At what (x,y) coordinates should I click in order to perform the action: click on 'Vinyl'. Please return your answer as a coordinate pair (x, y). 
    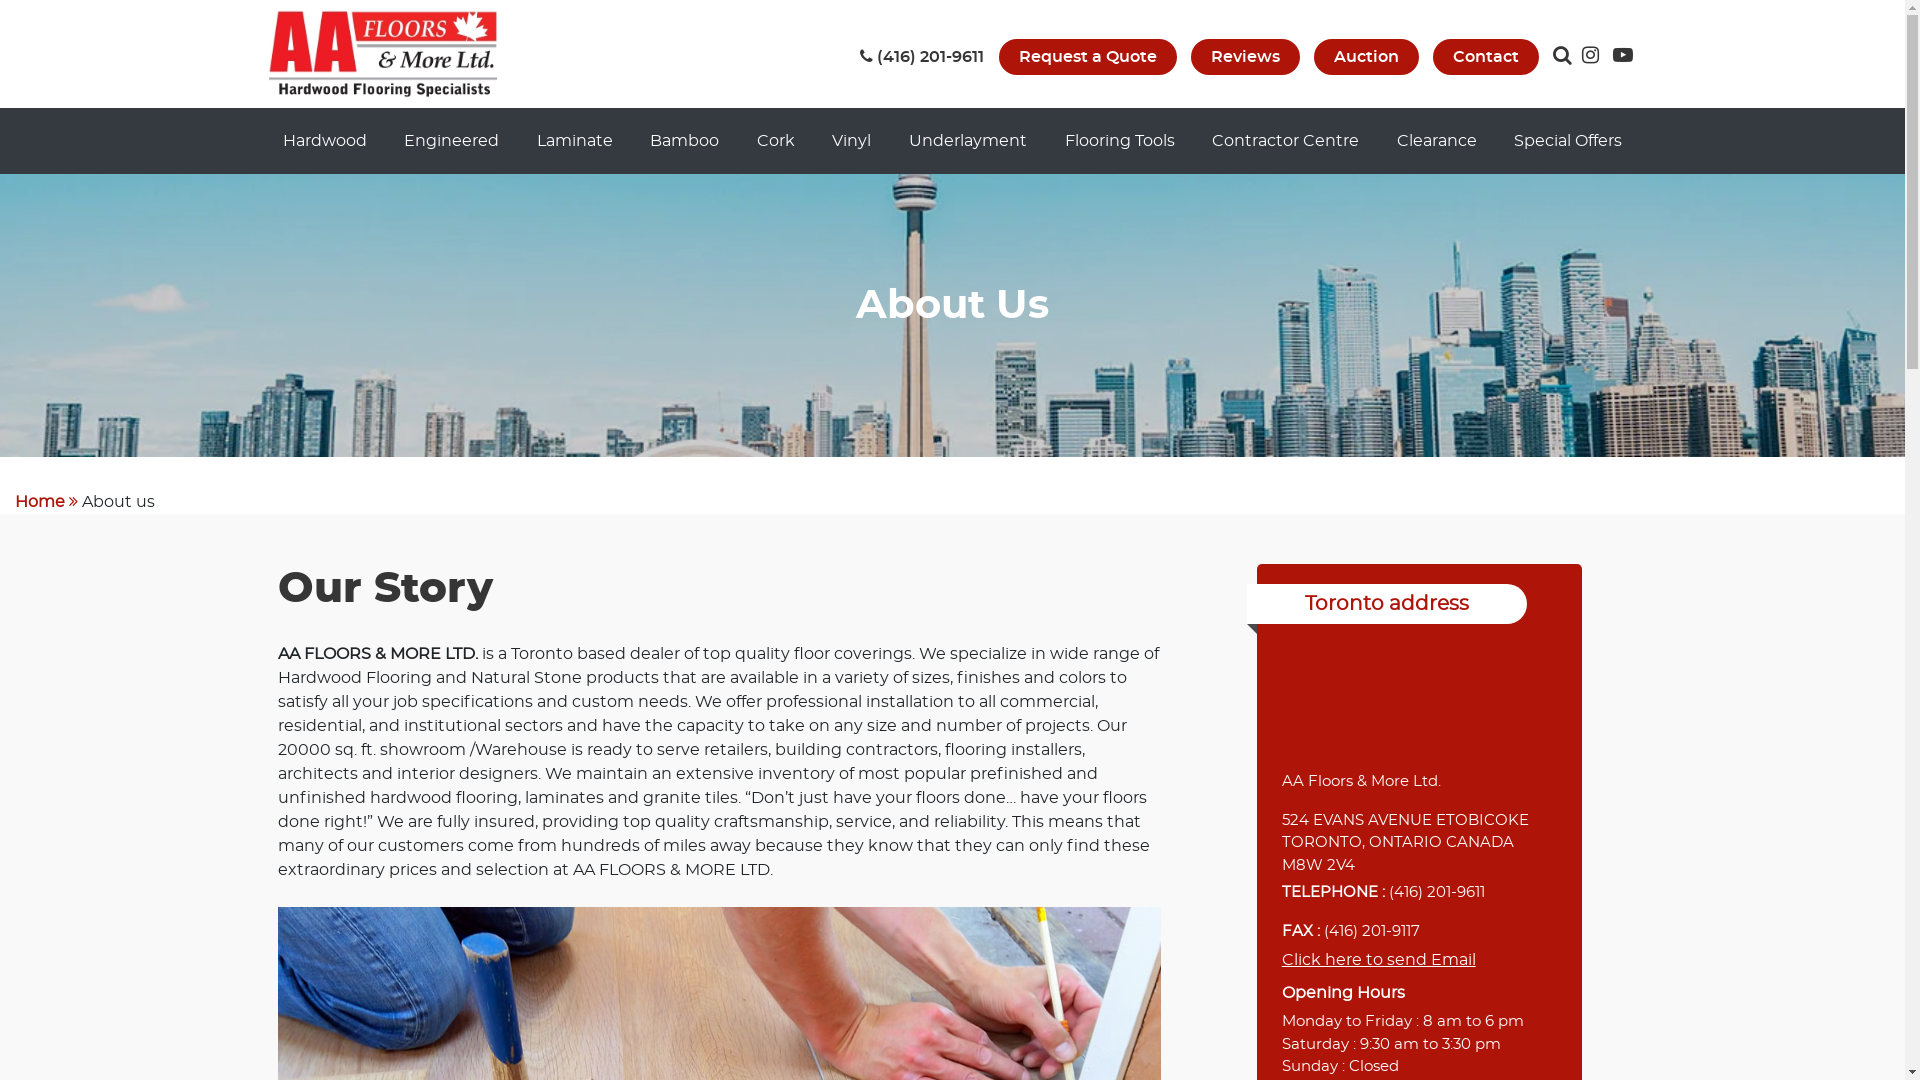
    Looking at the image, I should click on (831, 140).